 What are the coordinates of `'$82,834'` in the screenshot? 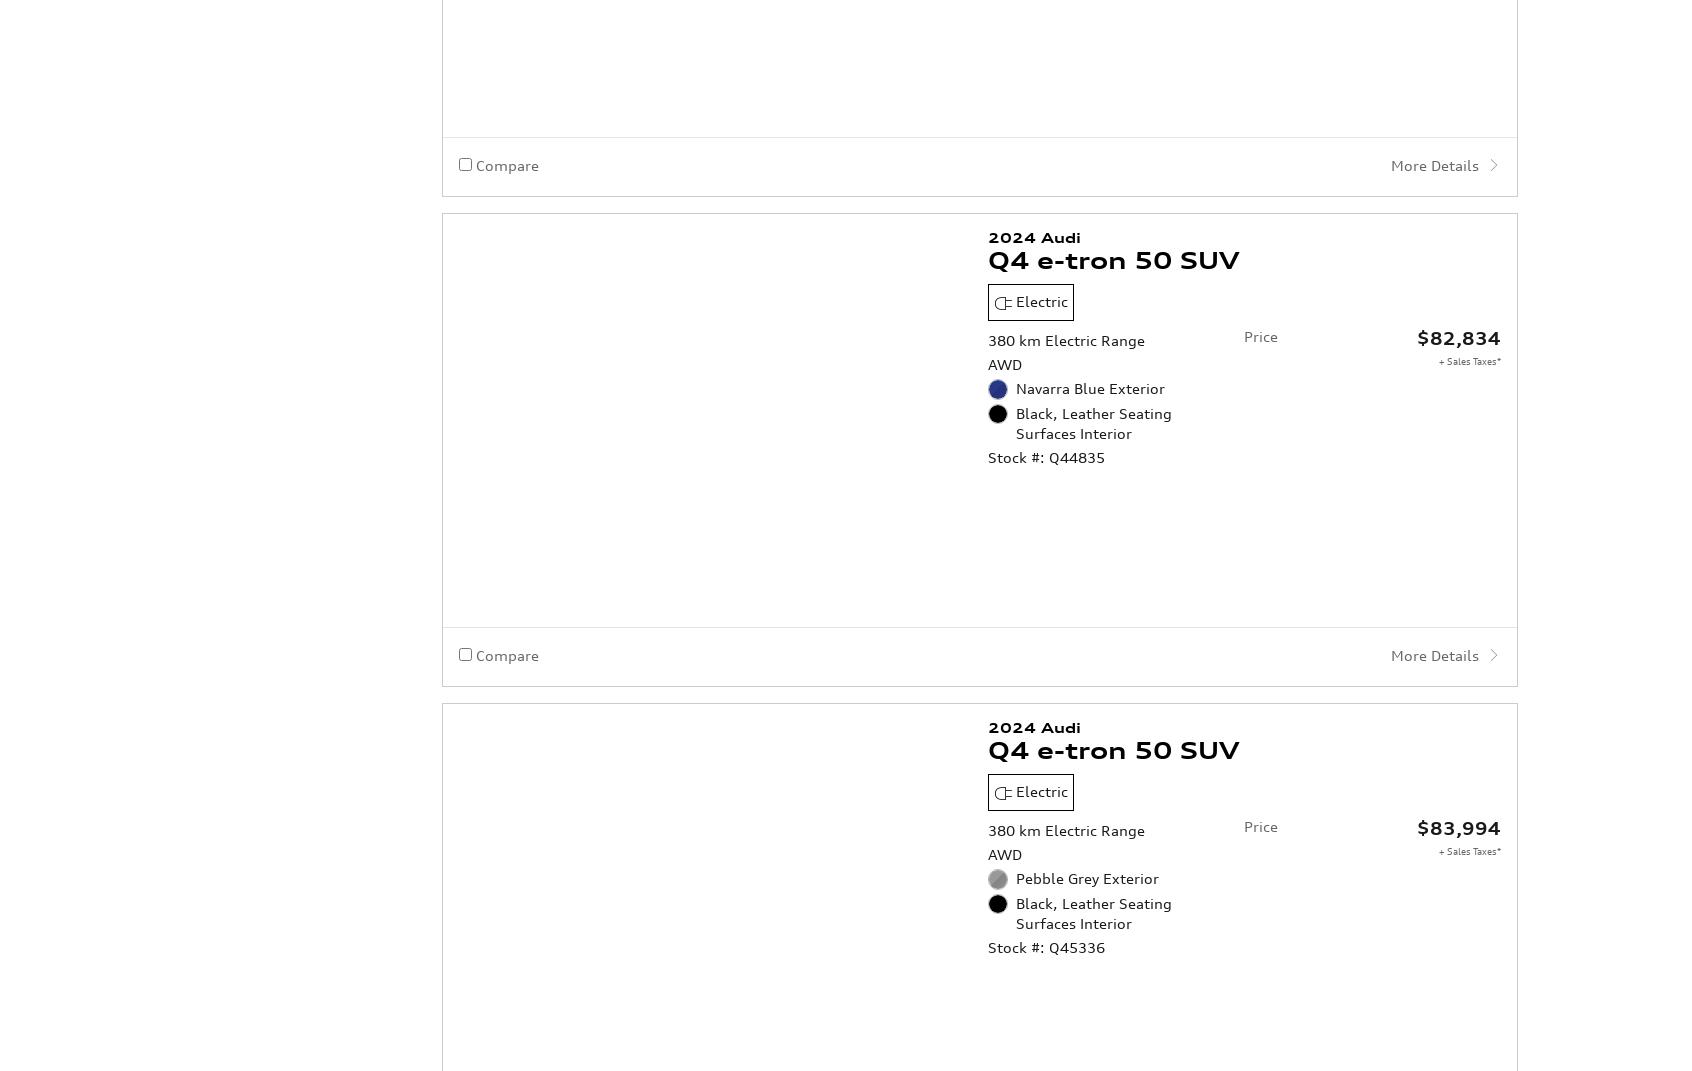 It's located at (1458, 176).